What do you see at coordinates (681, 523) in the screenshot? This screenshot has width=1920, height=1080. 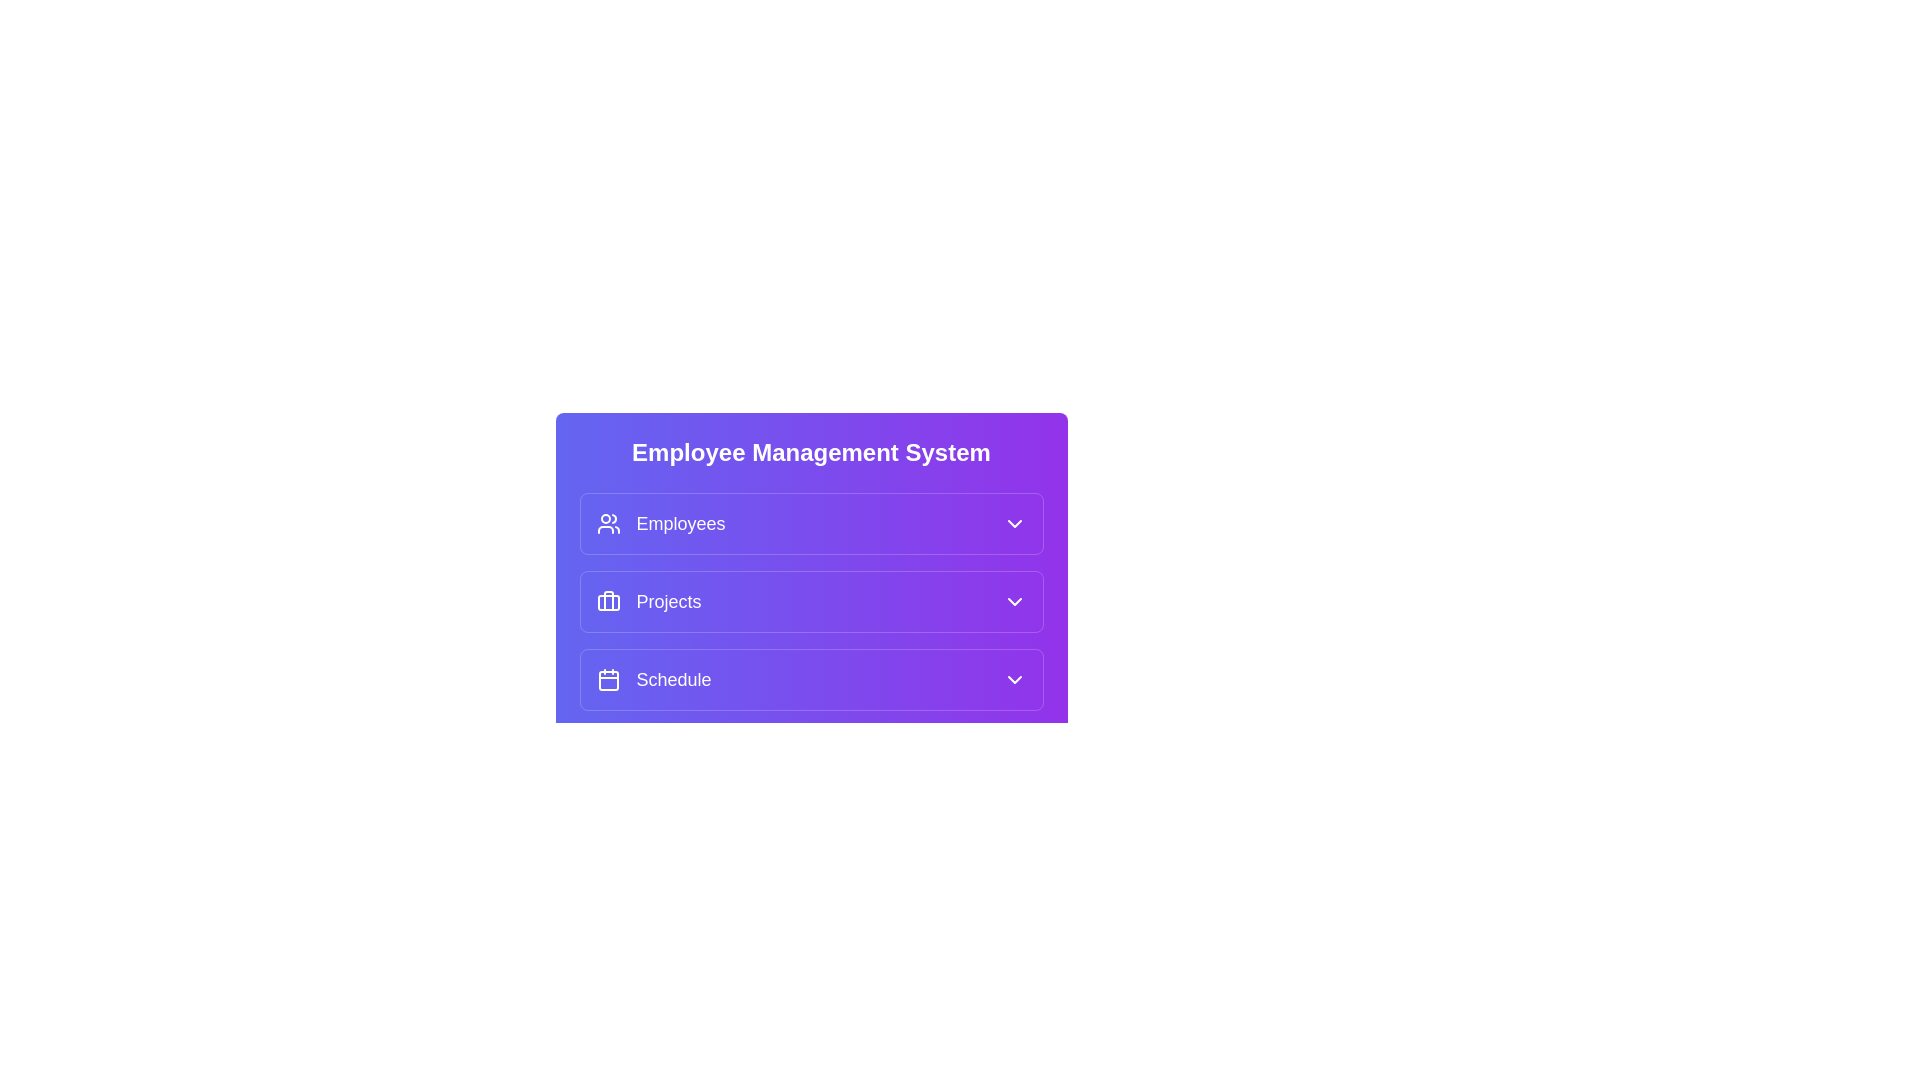 I see `text label representing the menu option for viewing or managing employees, which is positioned as the first item in a vertically stacked menu, to the right of a user-group icon and to the left of a dropdown indicator` at bounding box center [681, 523].